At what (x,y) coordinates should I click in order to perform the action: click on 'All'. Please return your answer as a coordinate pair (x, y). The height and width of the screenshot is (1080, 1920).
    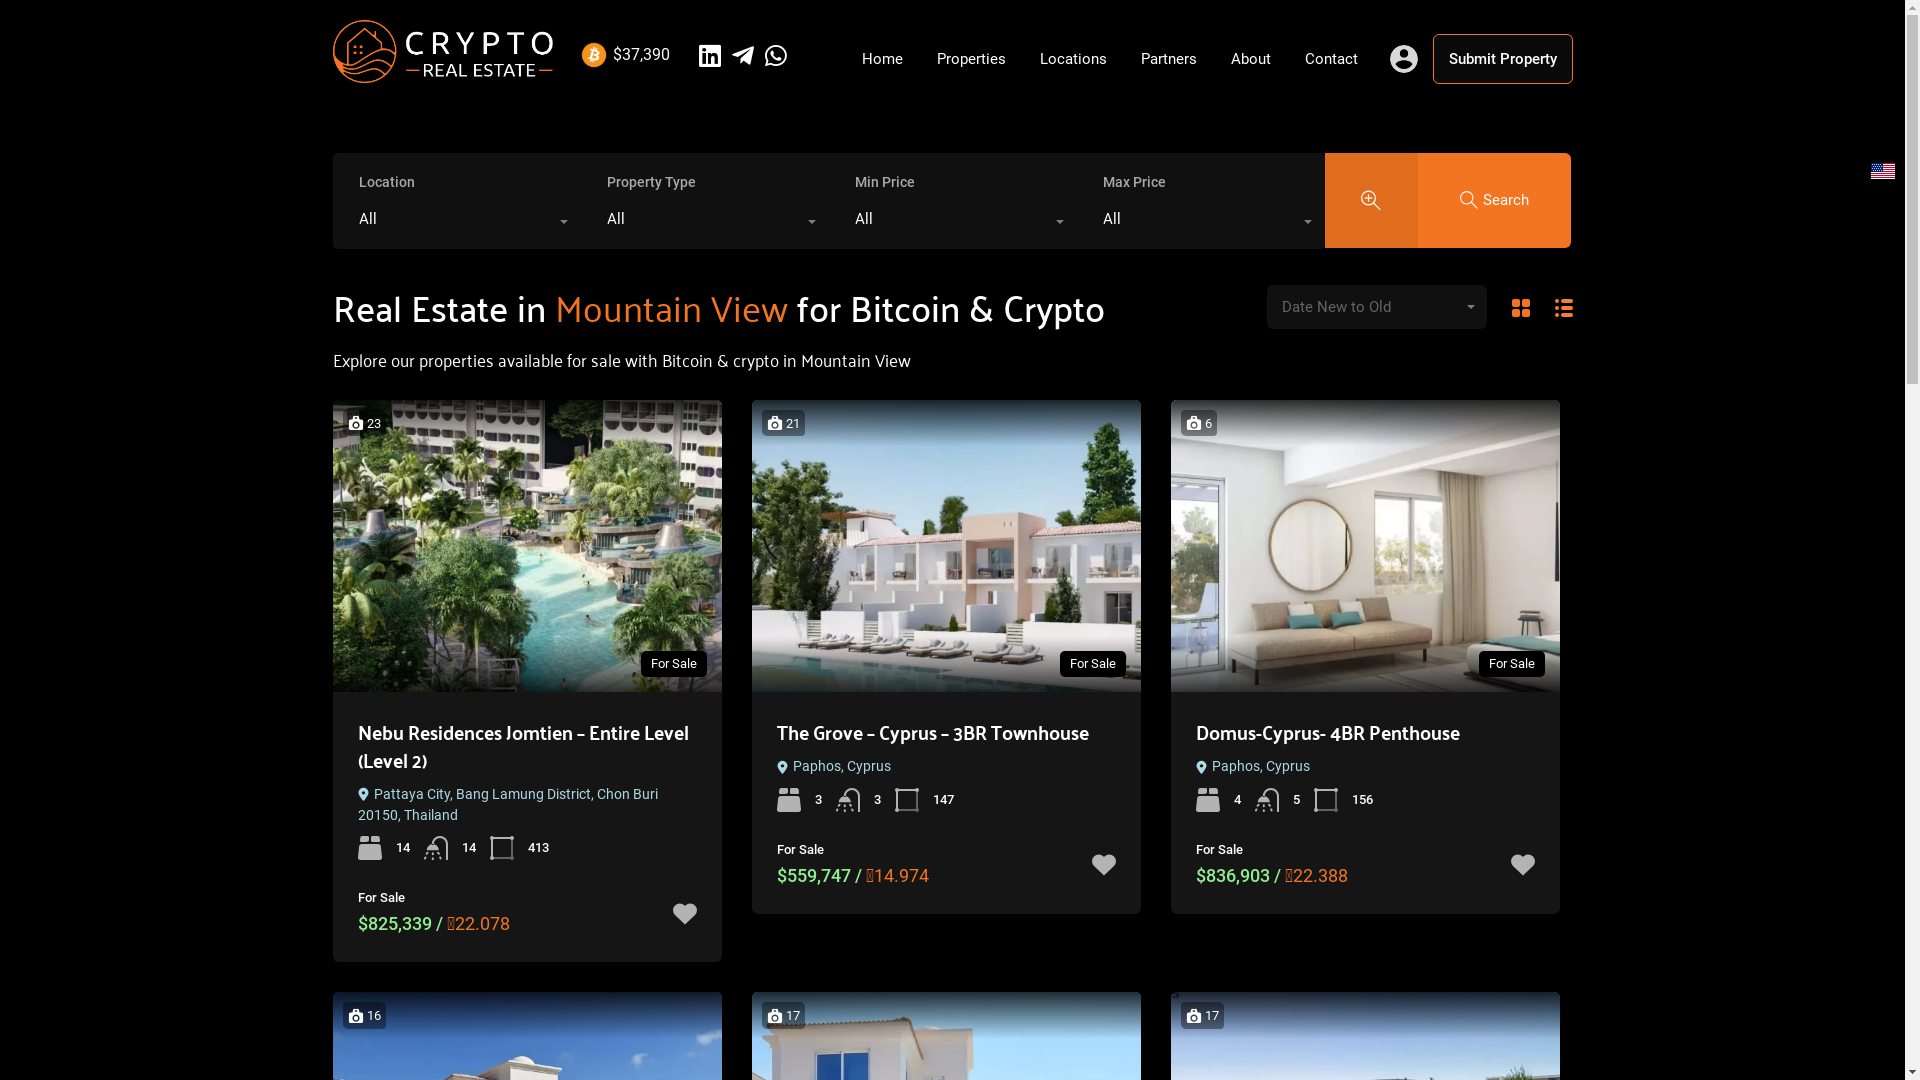
    Looking at the image, I should click on (952, 223).